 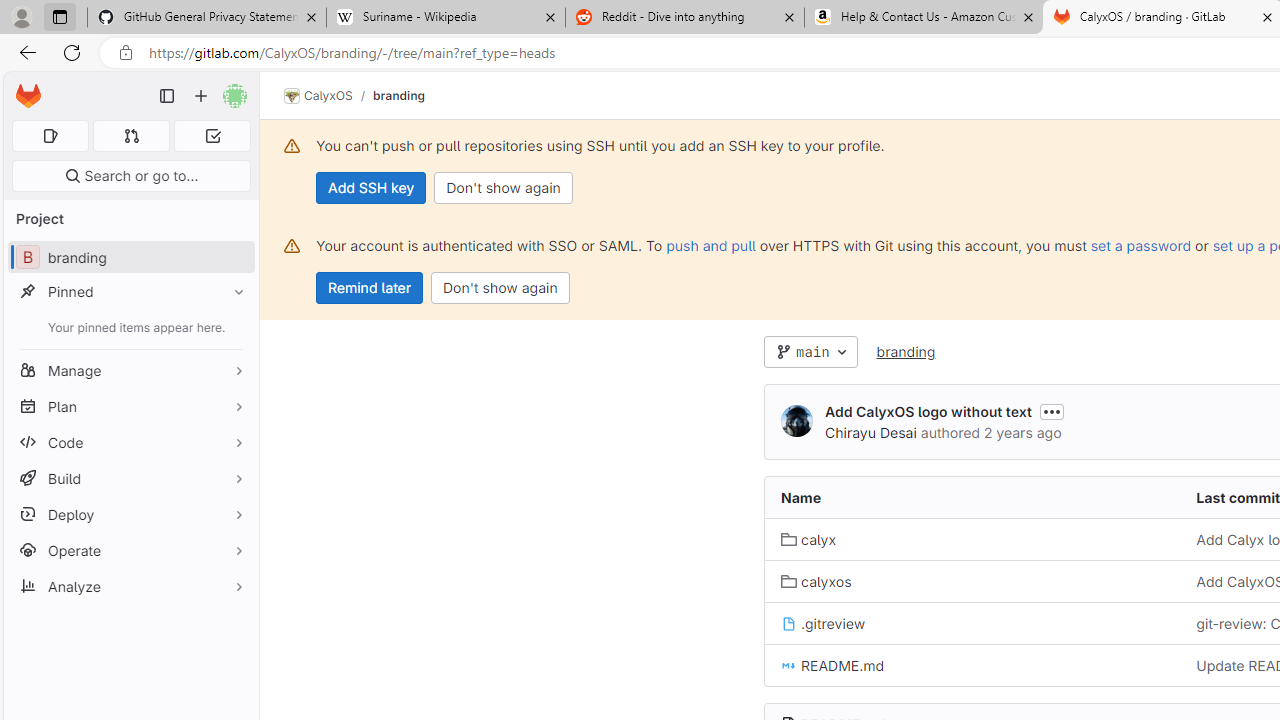 I want to click on 'push and pull', so click(x=711, y=244).